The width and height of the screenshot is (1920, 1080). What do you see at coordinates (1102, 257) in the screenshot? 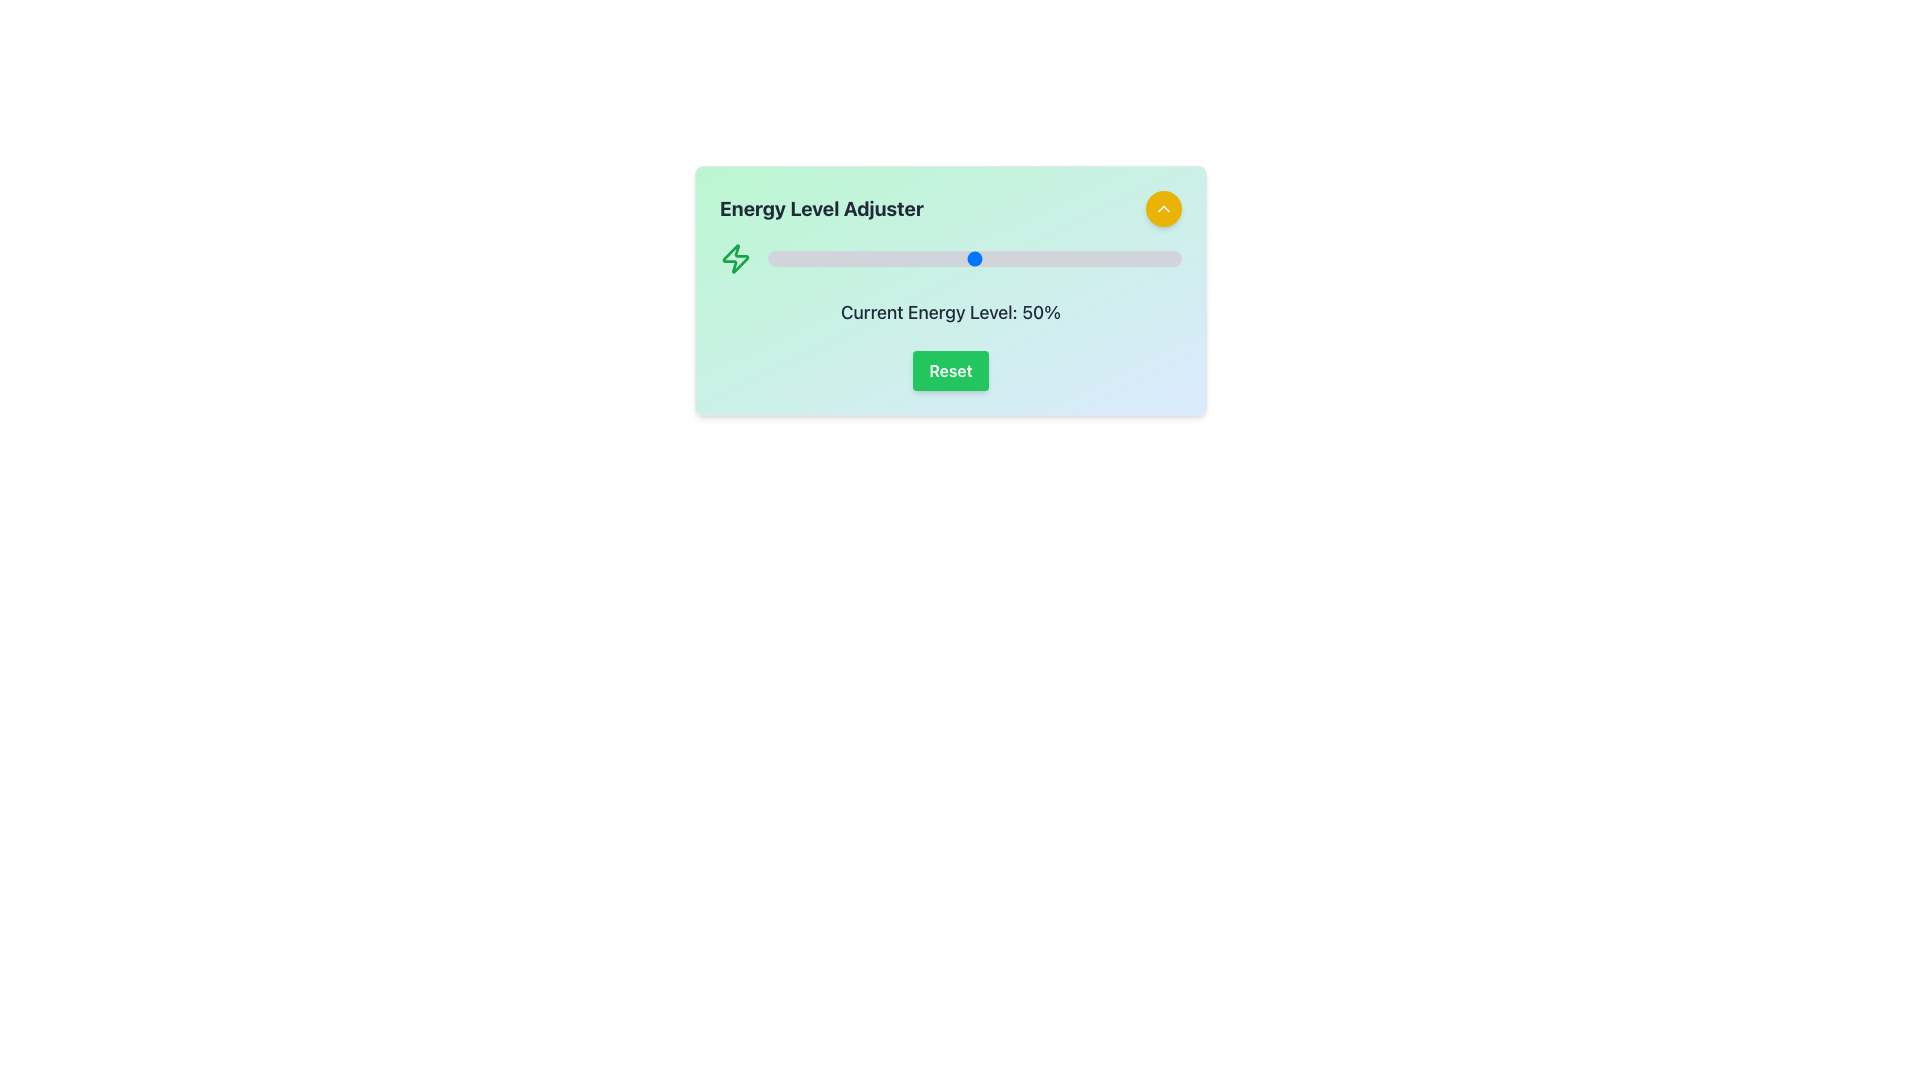
I see `energy level` at bounding box center [1102, 257].